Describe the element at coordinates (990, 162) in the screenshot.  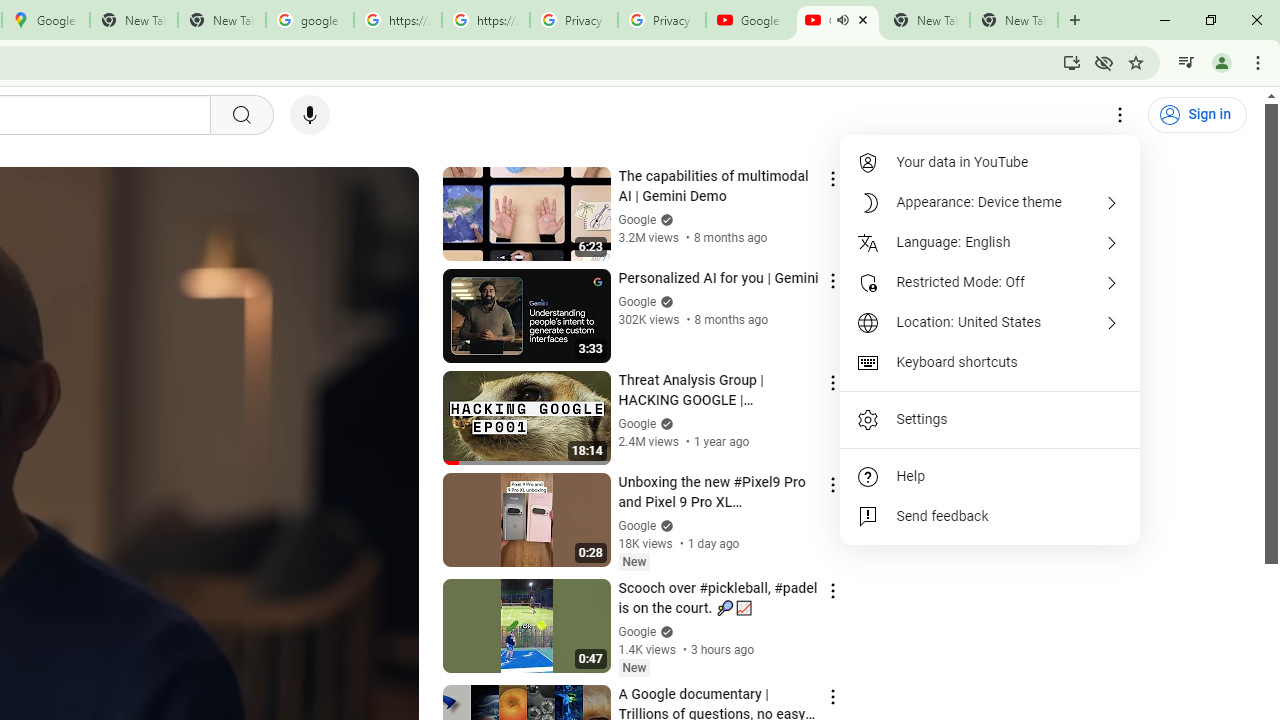
I see `'Your data in YouTube'` at that location.